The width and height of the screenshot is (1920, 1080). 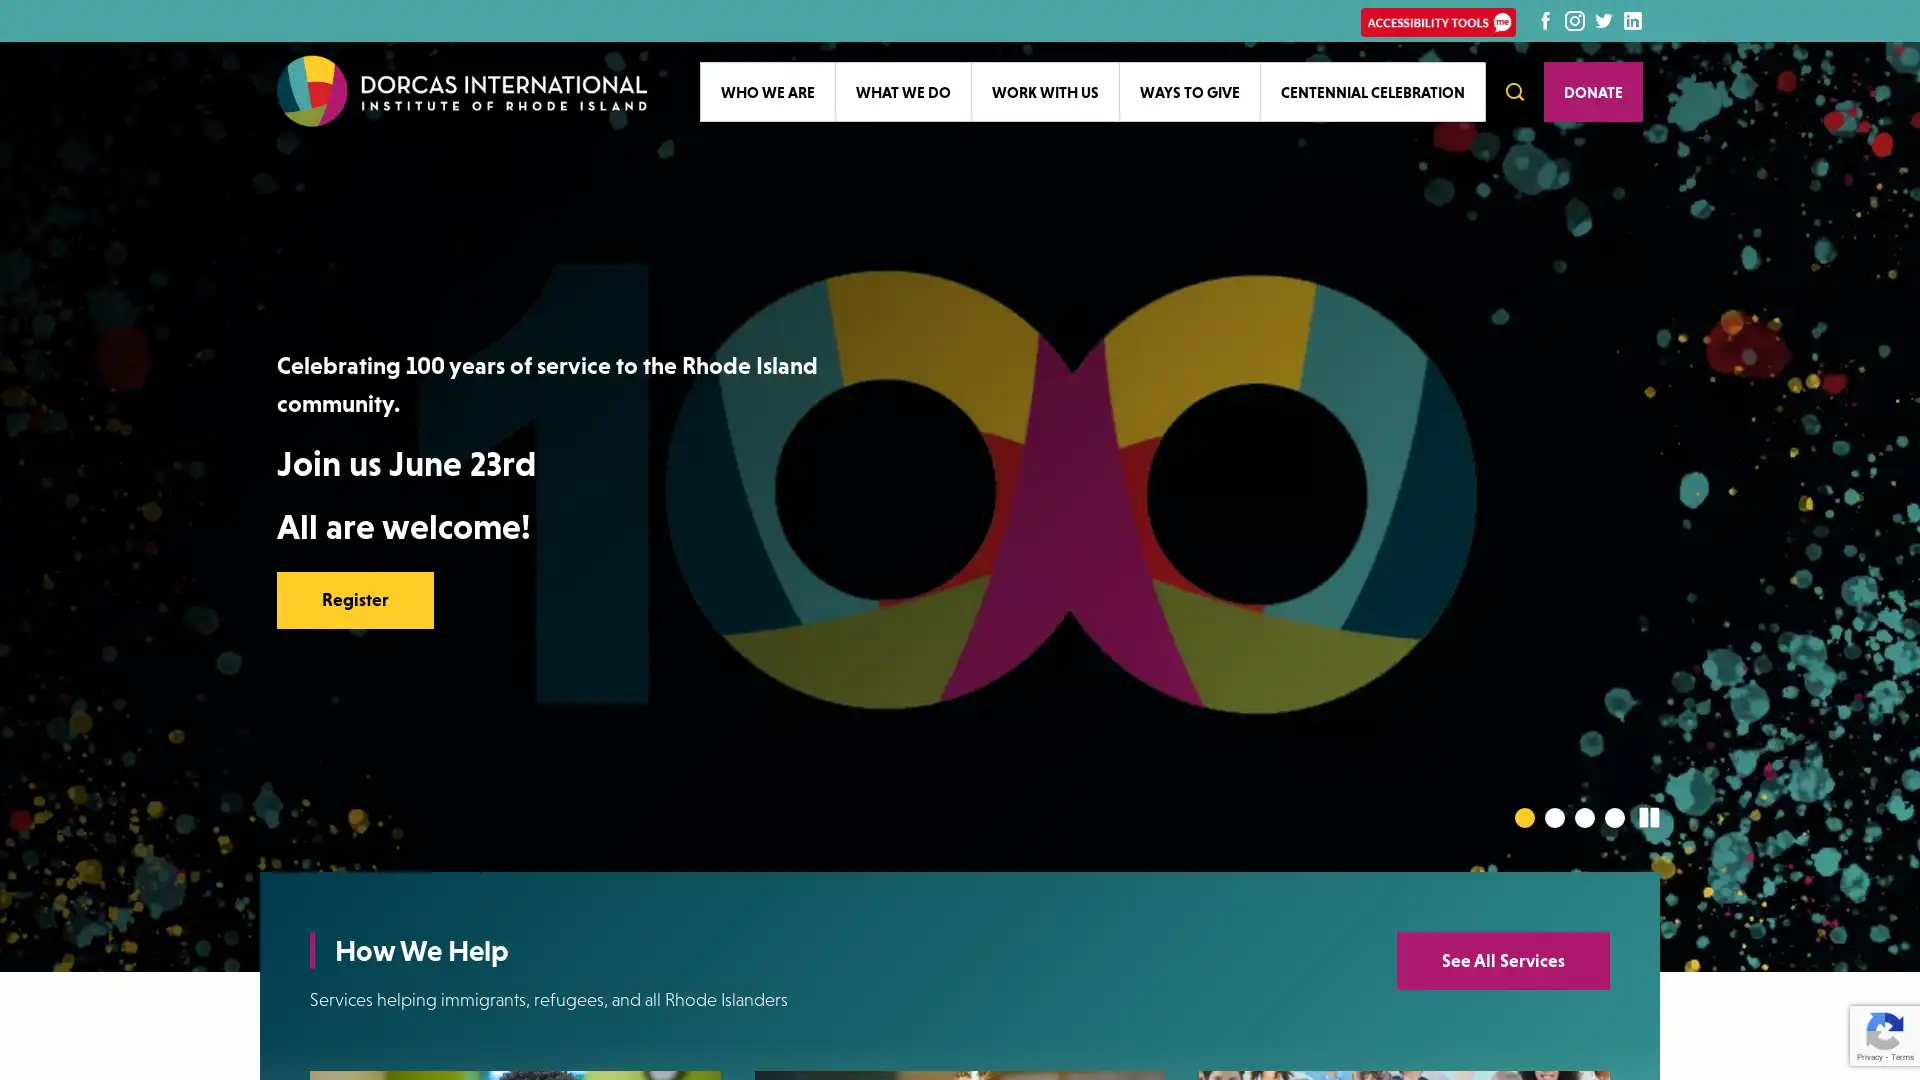 I want to click on Go to slide 1, so click(x=1524, y=817).